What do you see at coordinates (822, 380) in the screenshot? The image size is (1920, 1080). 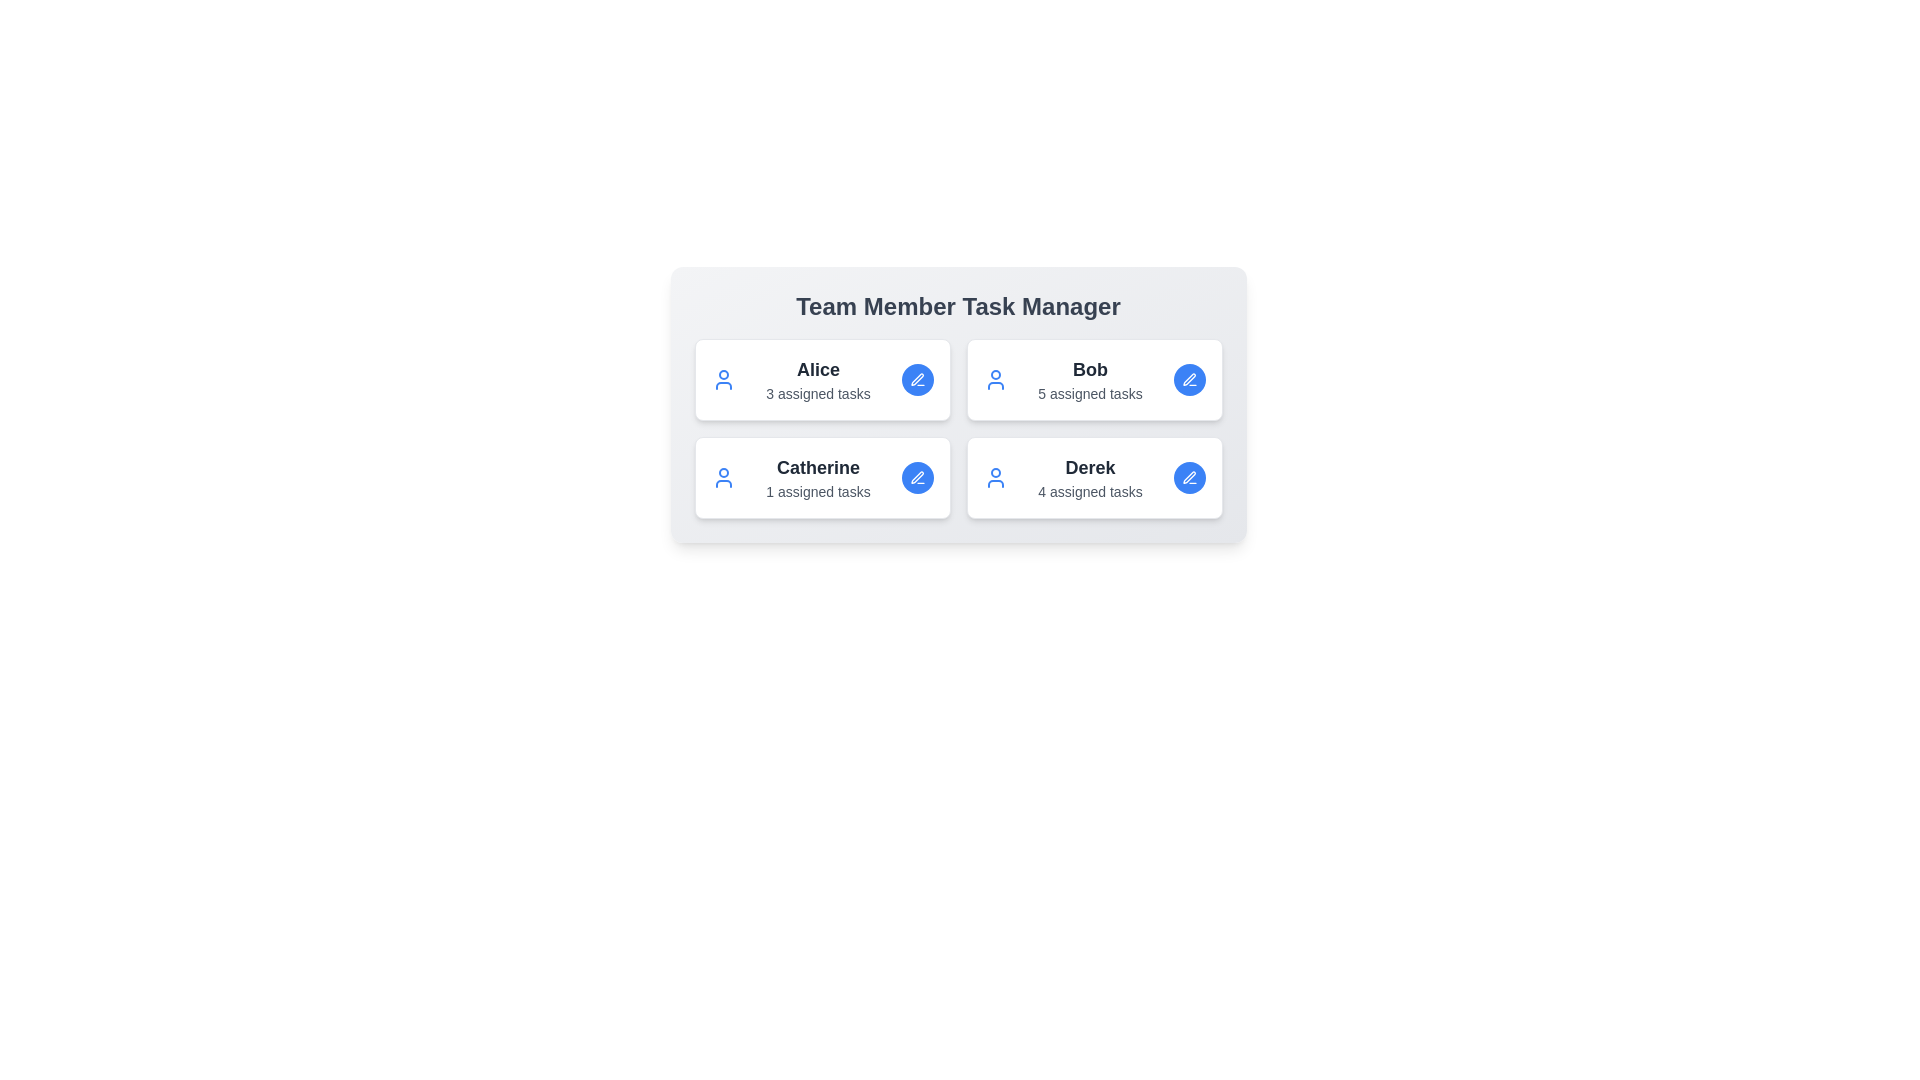 I see `the card of team member Alice` at bounding box center [822, 380].